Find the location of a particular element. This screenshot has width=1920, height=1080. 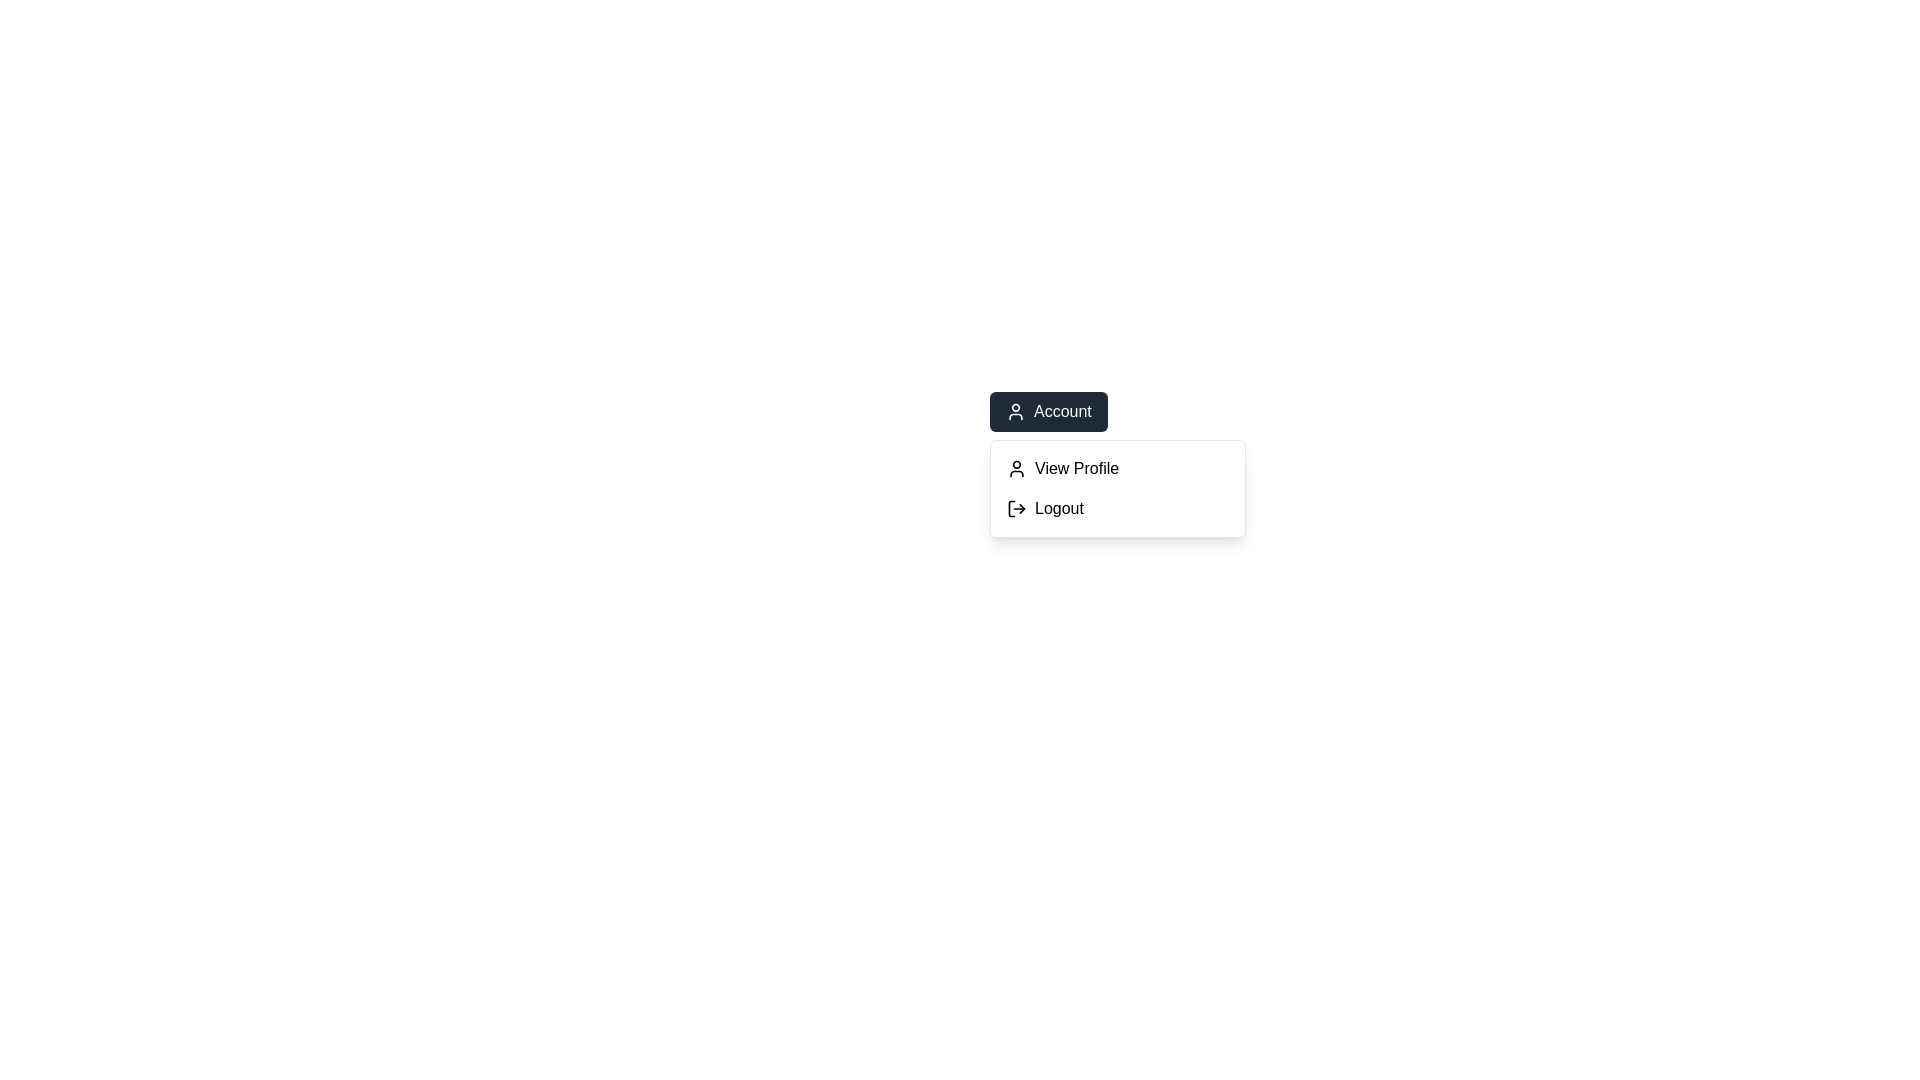

the 'Log Out' menu option located below the 'View Profile' option in the user account actions dropdown menu to initiate the logout process is located at coordinates (1117, 508).